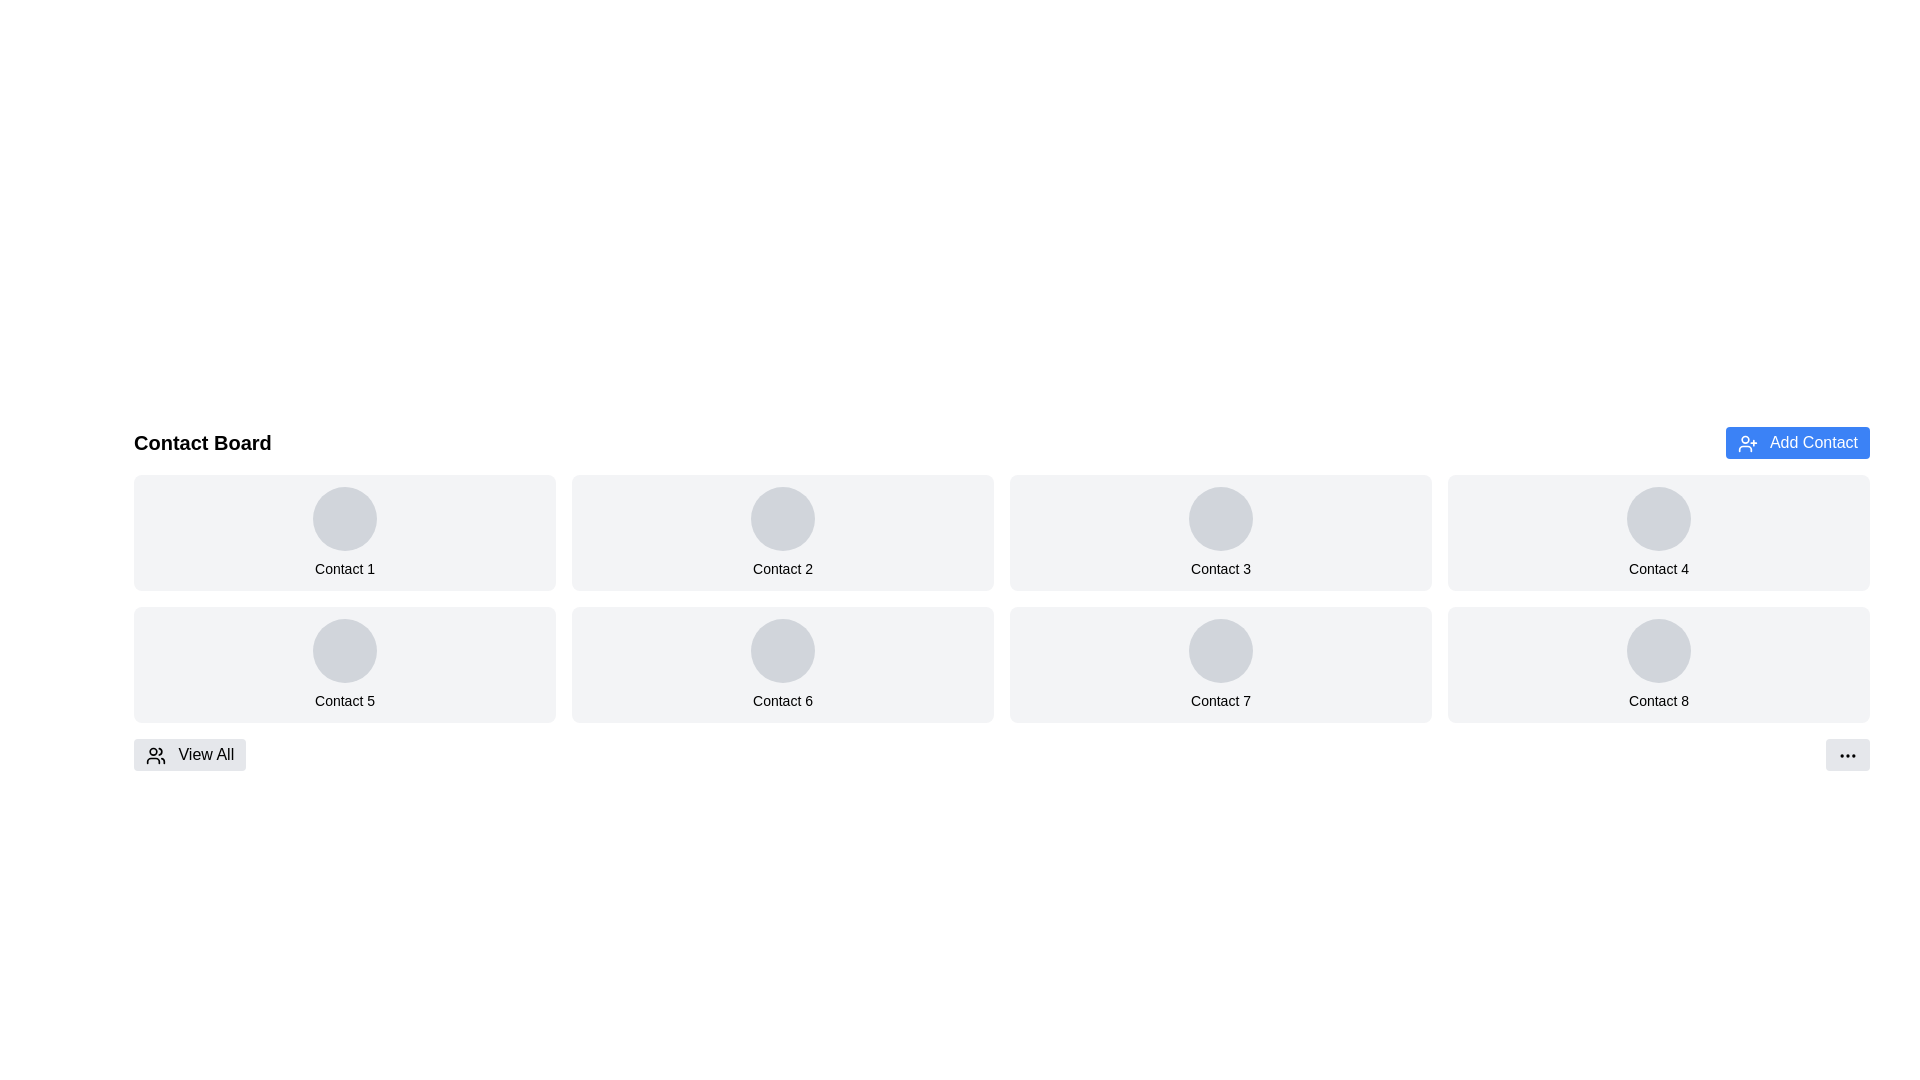 Image resolution: width=1920 pixels, height=1080 pixels. What do you see at coordinates (345, 569) in the screenshot?
I see `label of the contact text element located in the first card of the top row within the 'Contact Board' section` at bounding box center [345, 569].